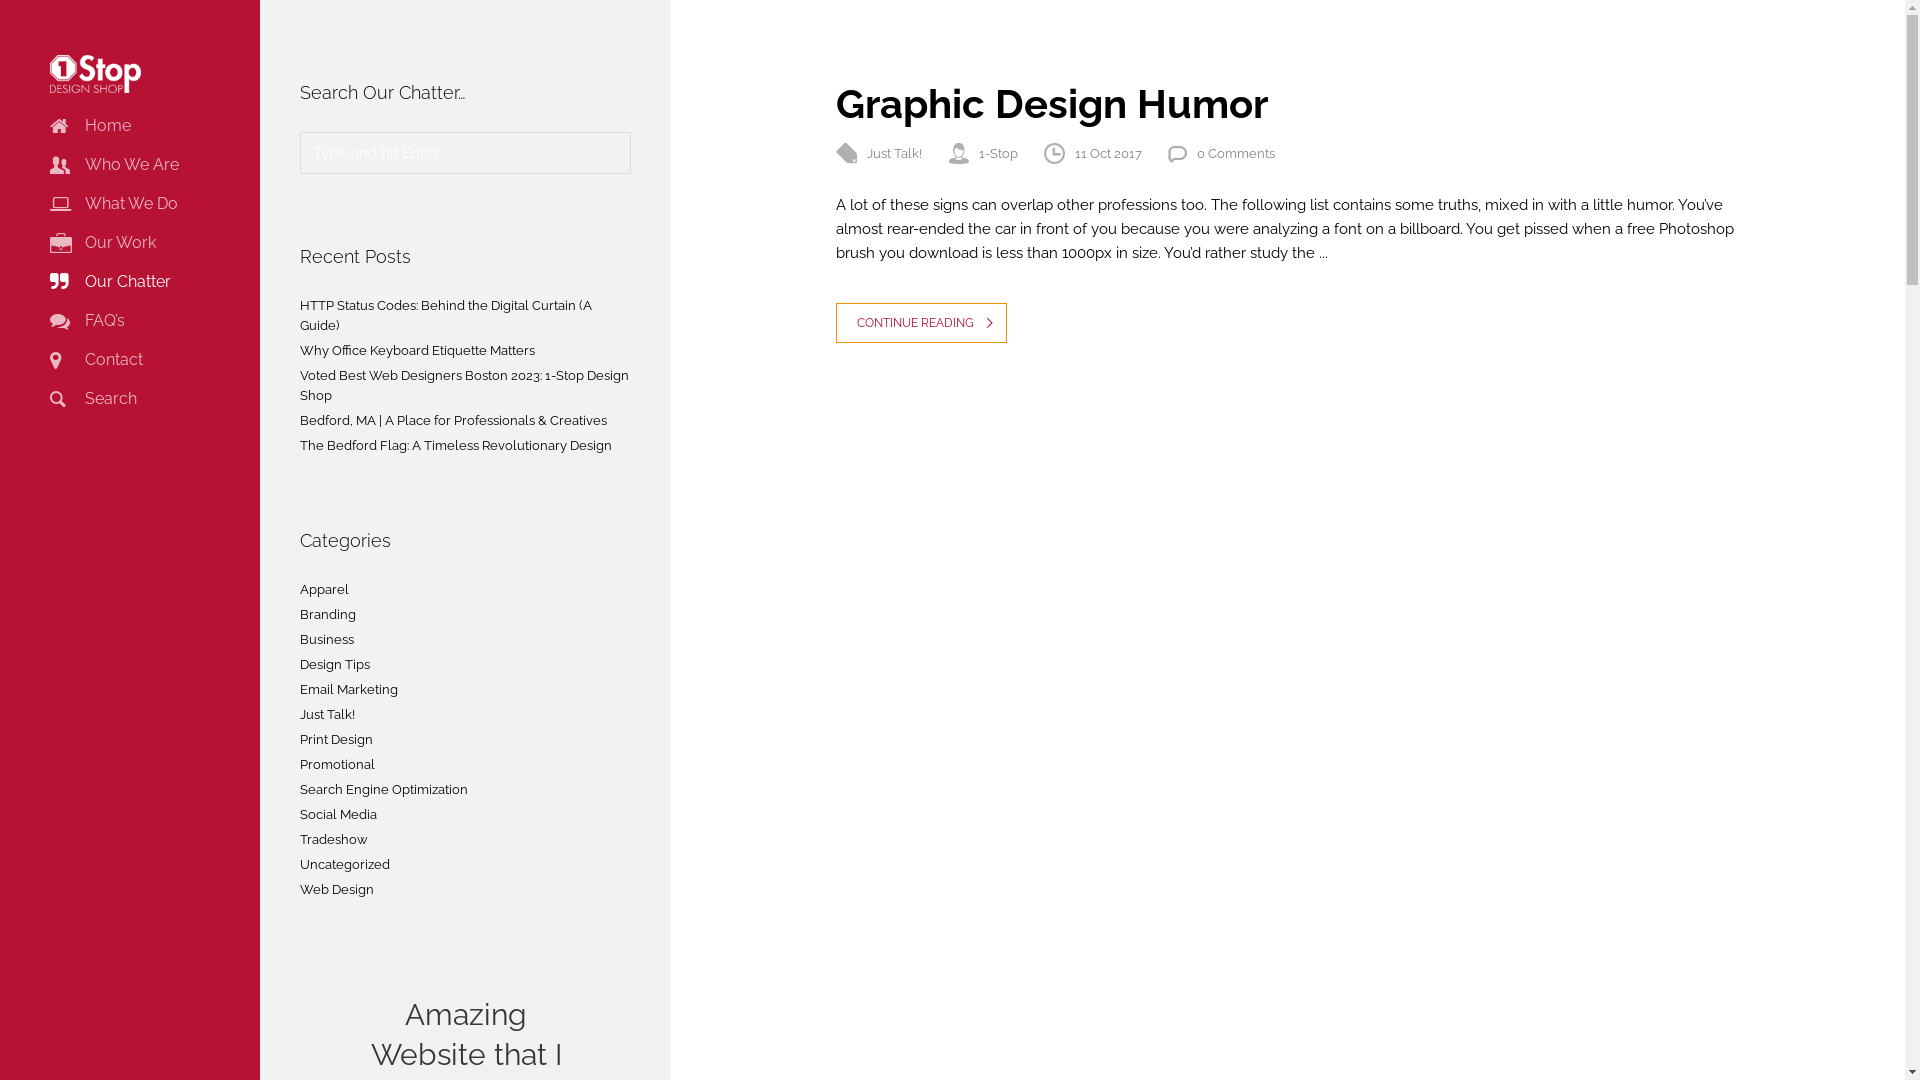 The image size is (1920, 1080). Describe the element at coordinates (336, 740) in the screenshot. I see `'Print Design'` at that location.